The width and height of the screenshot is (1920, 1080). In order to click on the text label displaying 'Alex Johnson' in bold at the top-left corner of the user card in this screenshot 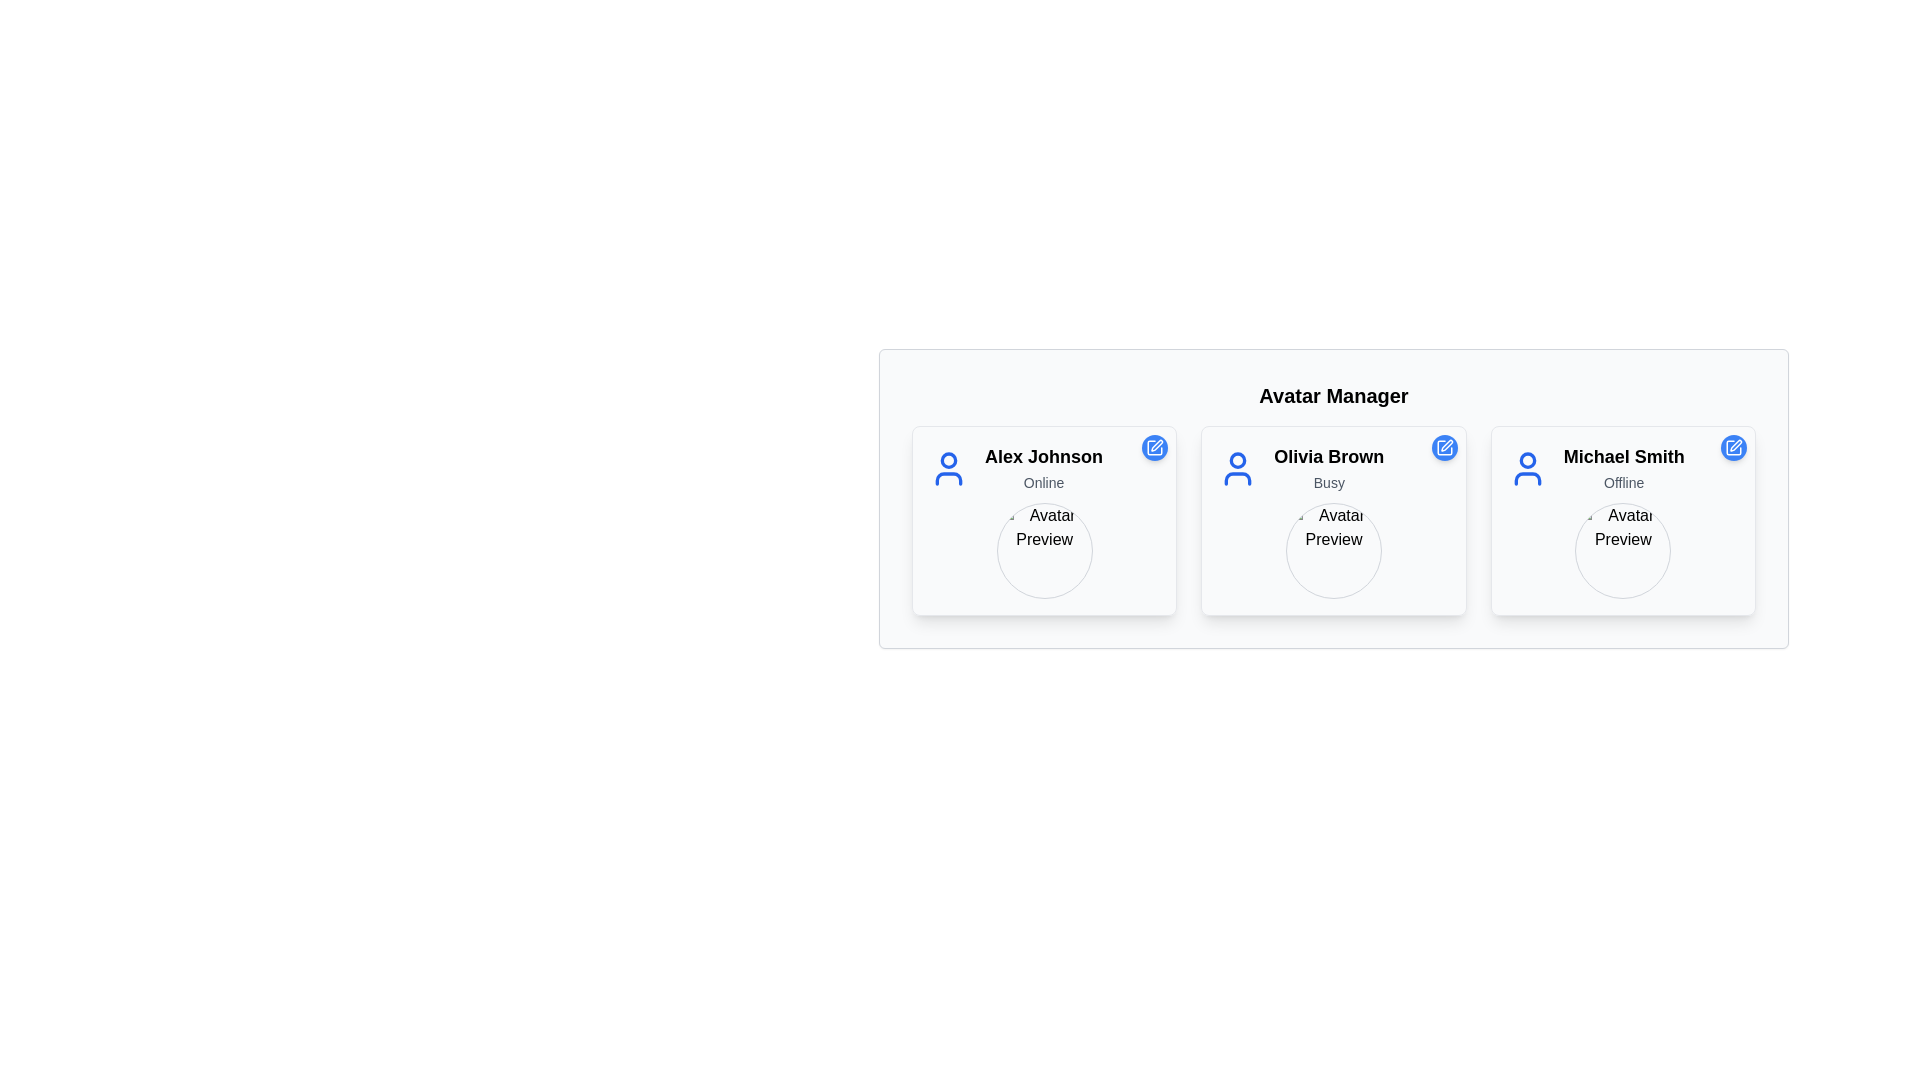, I will do `click(1043, 456)`.